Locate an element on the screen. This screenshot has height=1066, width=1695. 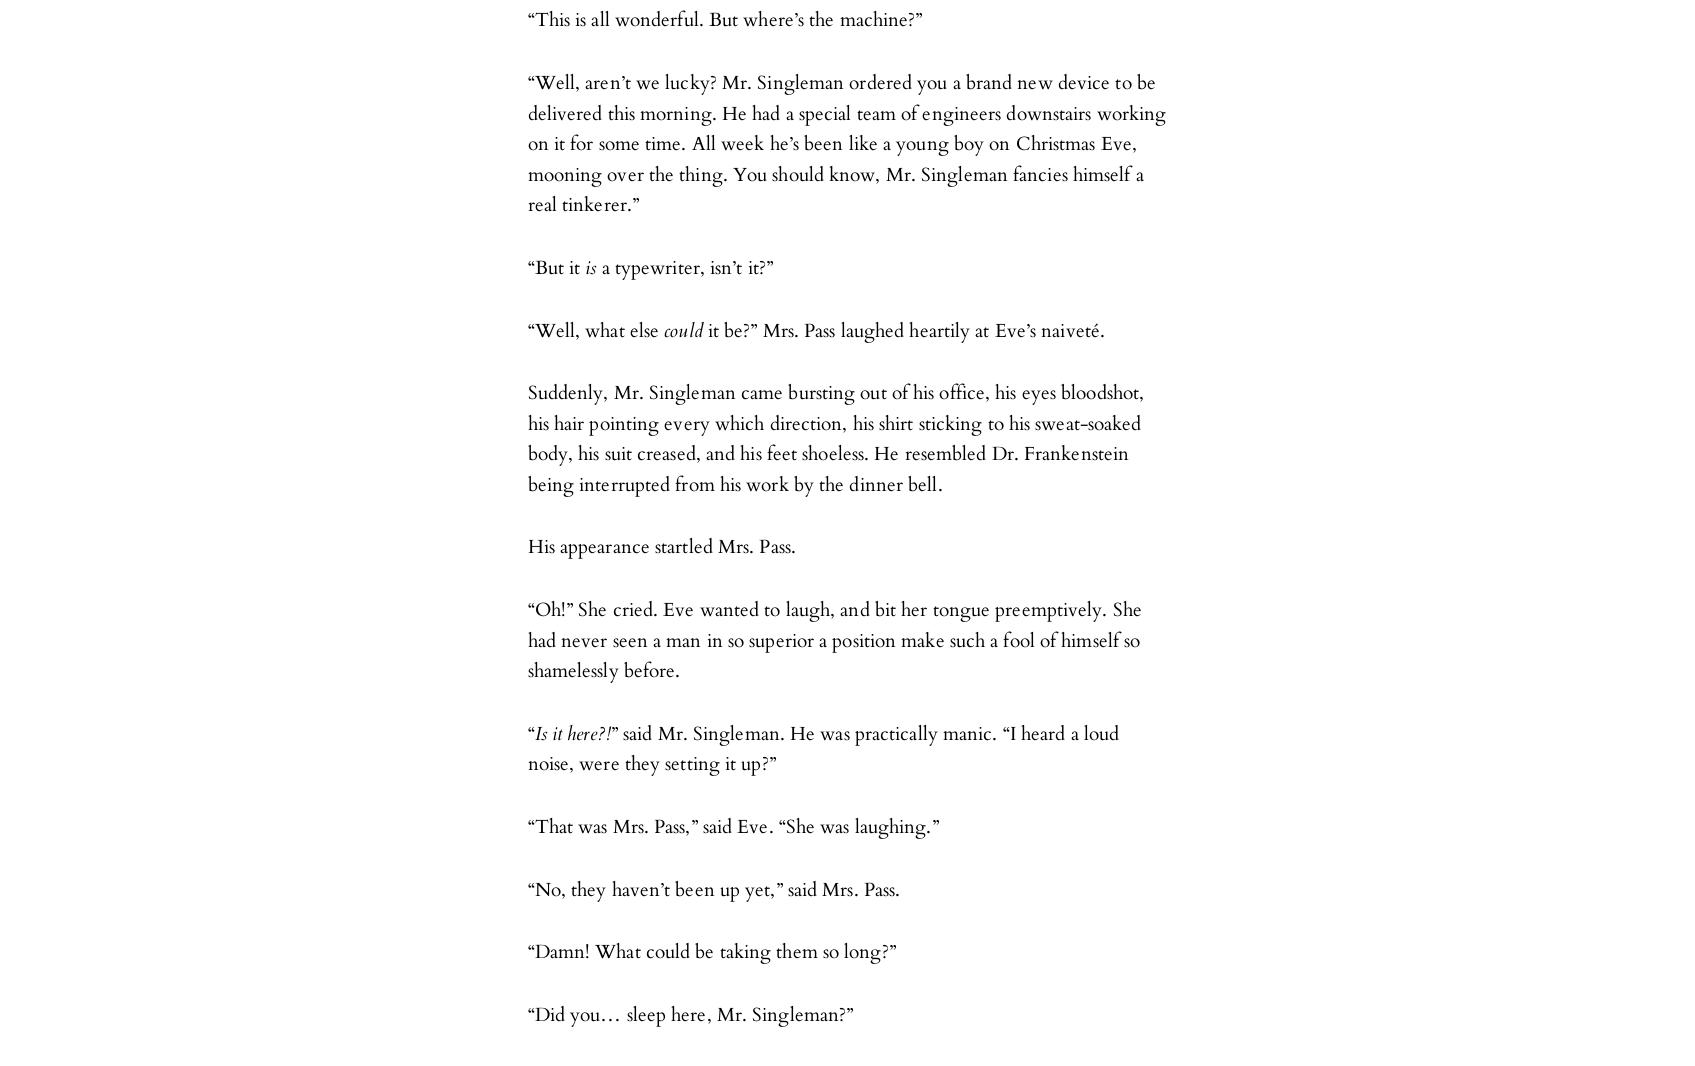
'“Damn! What could be taking them so long?”' is located at coordinates (711, 952).